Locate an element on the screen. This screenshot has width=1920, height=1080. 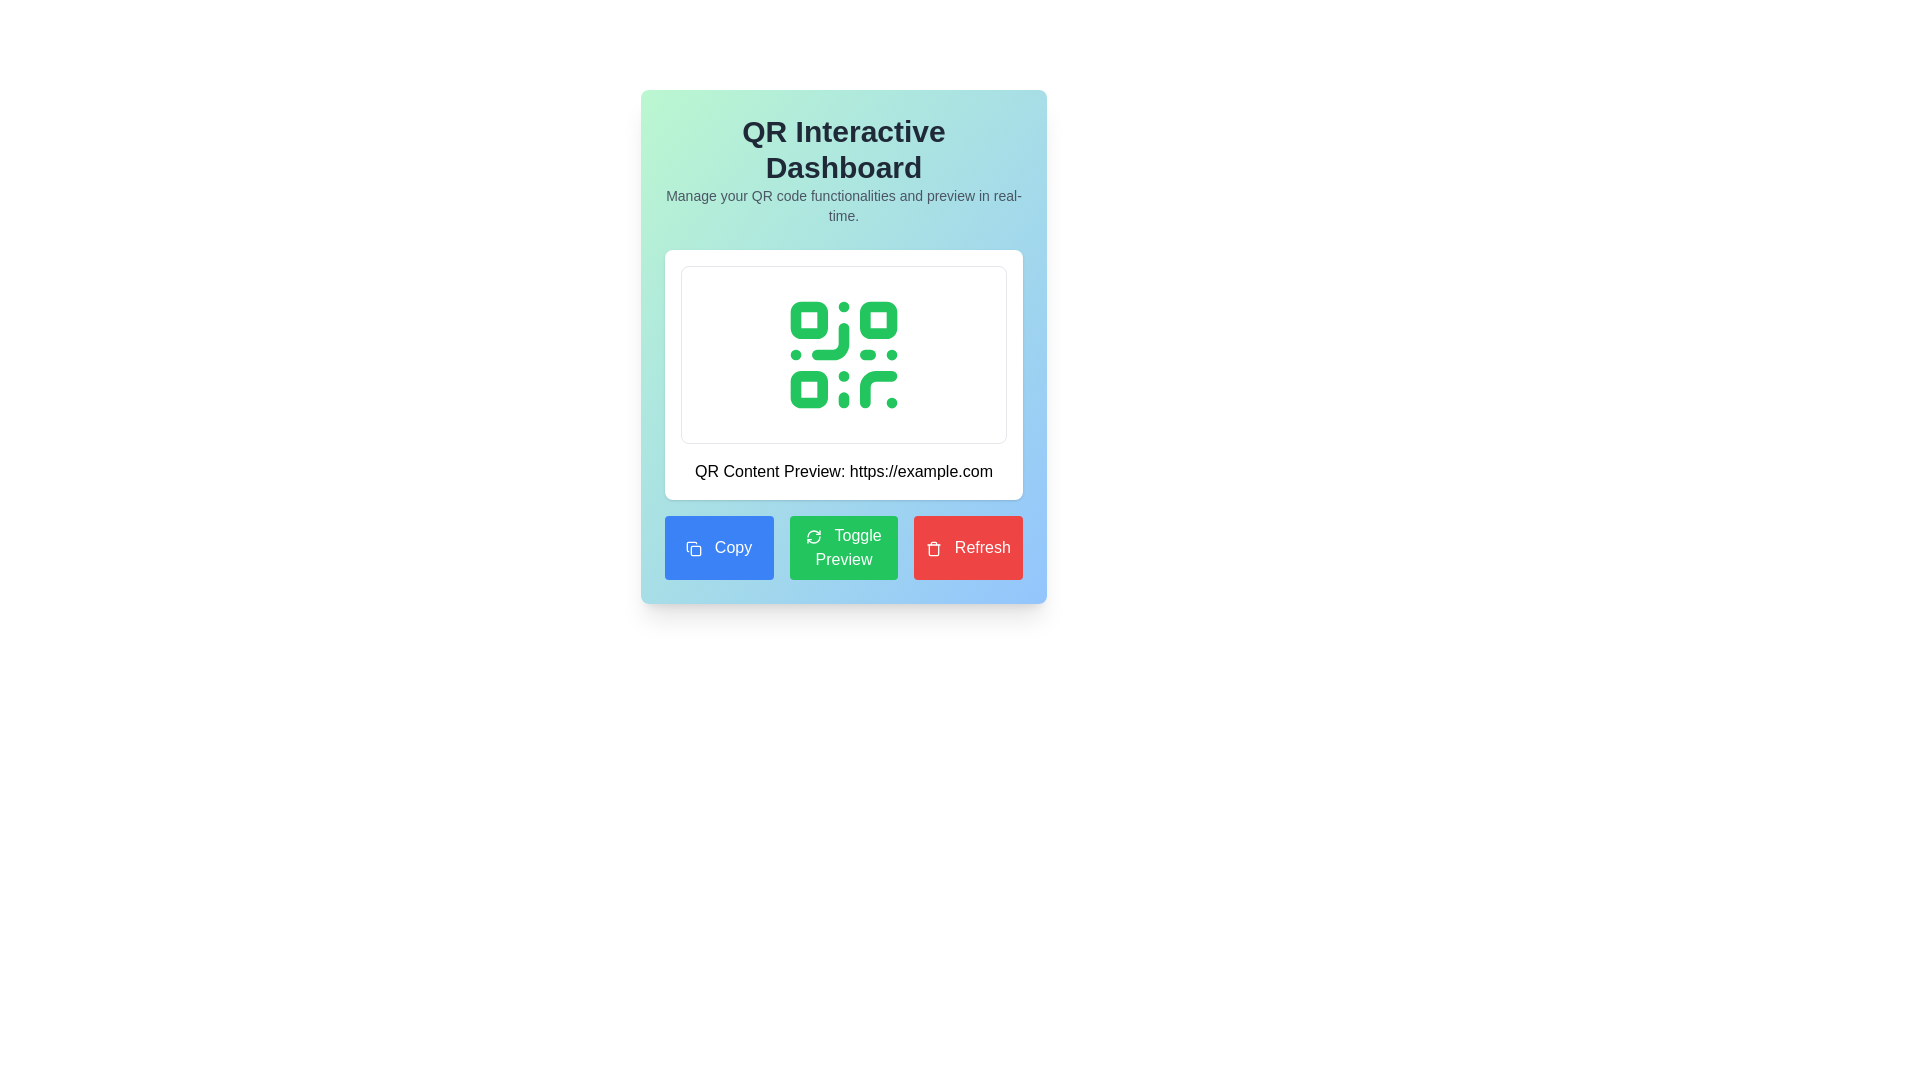
the title text 'QR Interactive Dashboard' which is styled with a bold and large font, located at the center-top of the interface is located at coordinates (844, 149).